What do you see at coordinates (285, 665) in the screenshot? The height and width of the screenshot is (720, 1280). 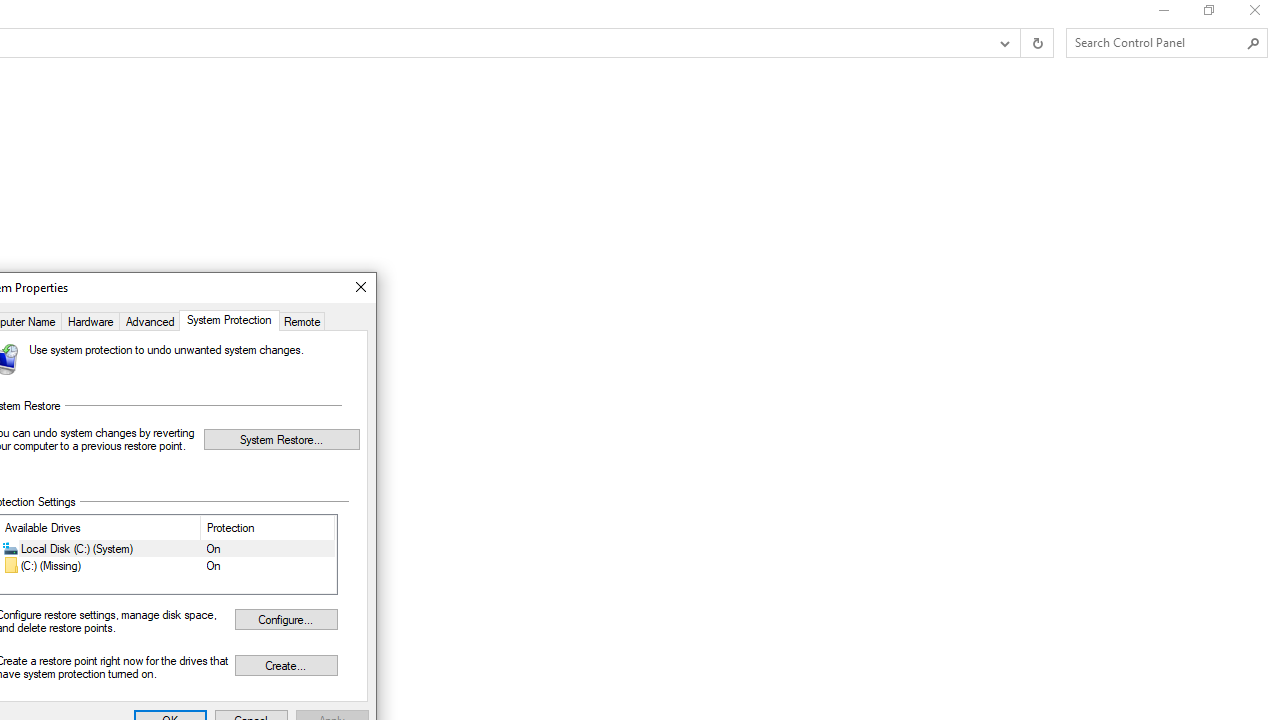 I see `'Create...'` at bounding box center [285, 665].